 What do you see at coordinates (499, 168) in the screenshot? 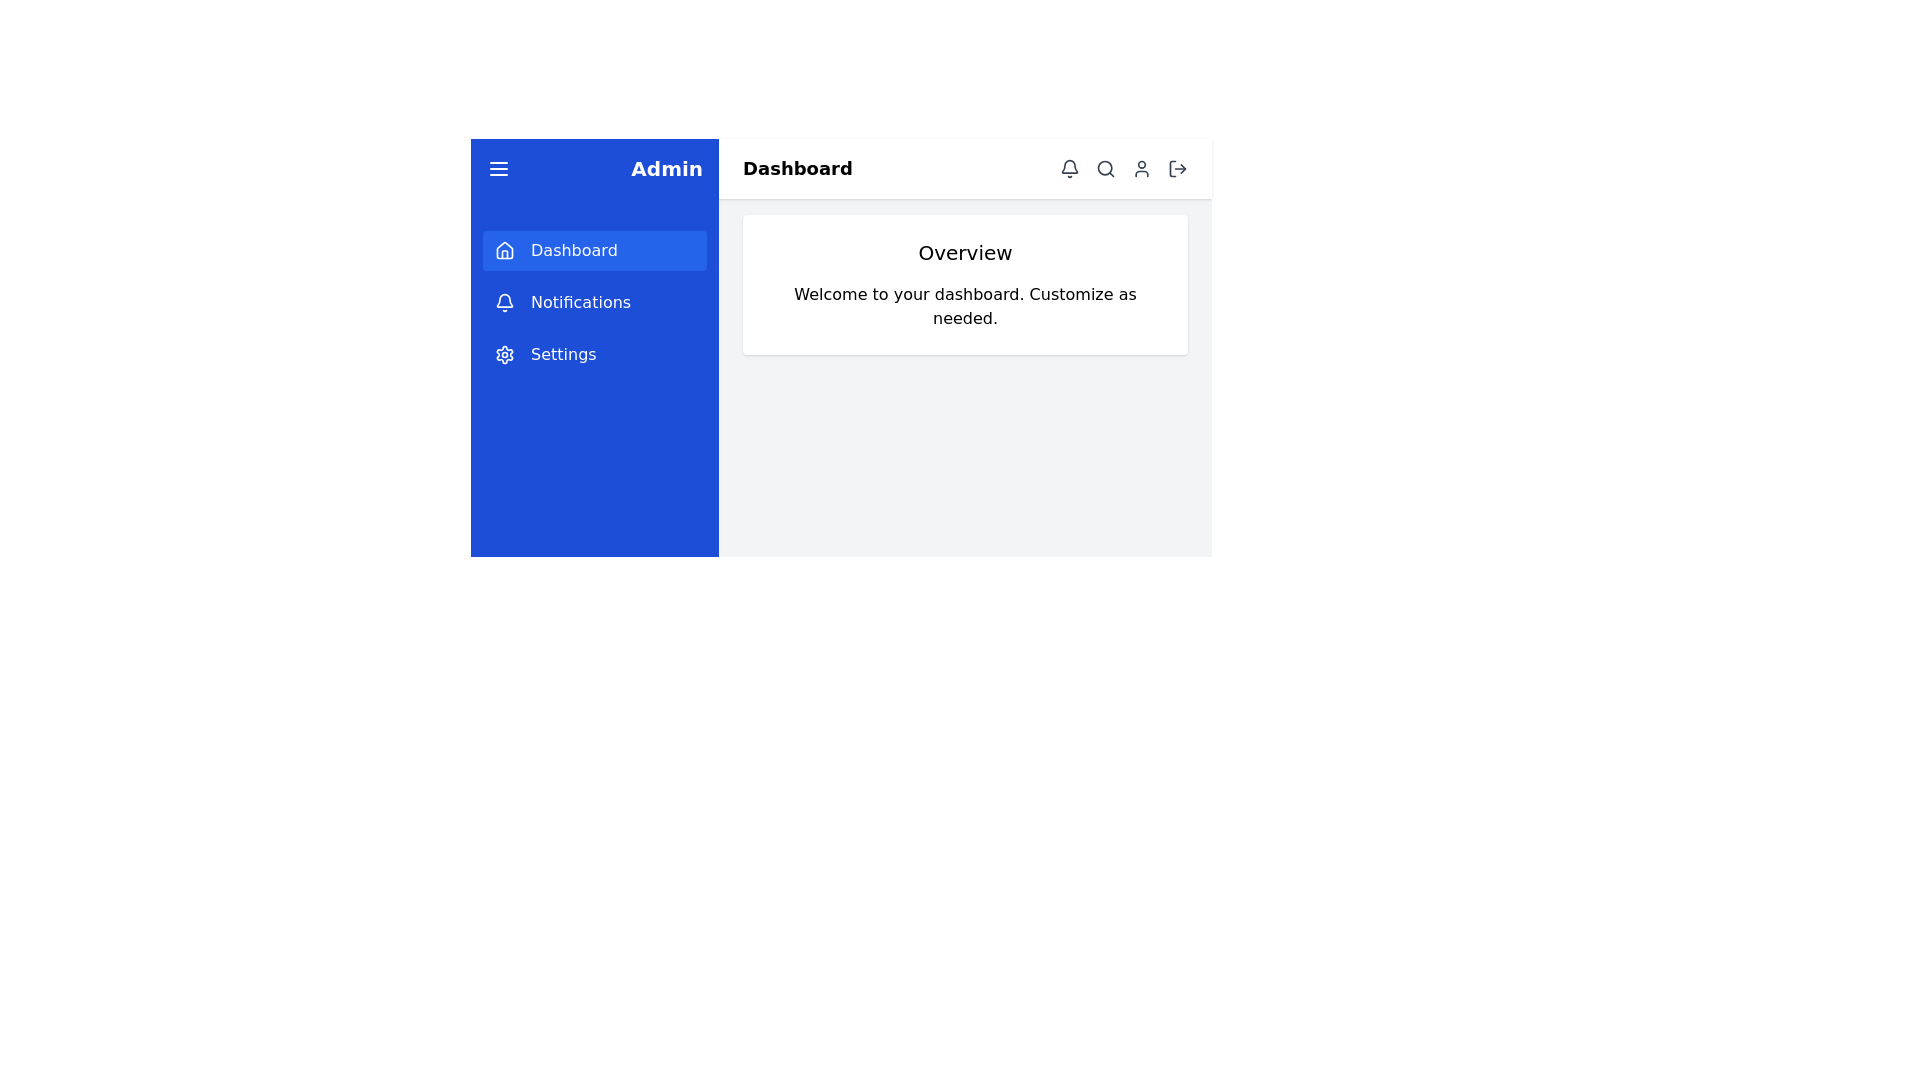
I see `the button located on the far left side of the header section` at bounding box center [499, 168].